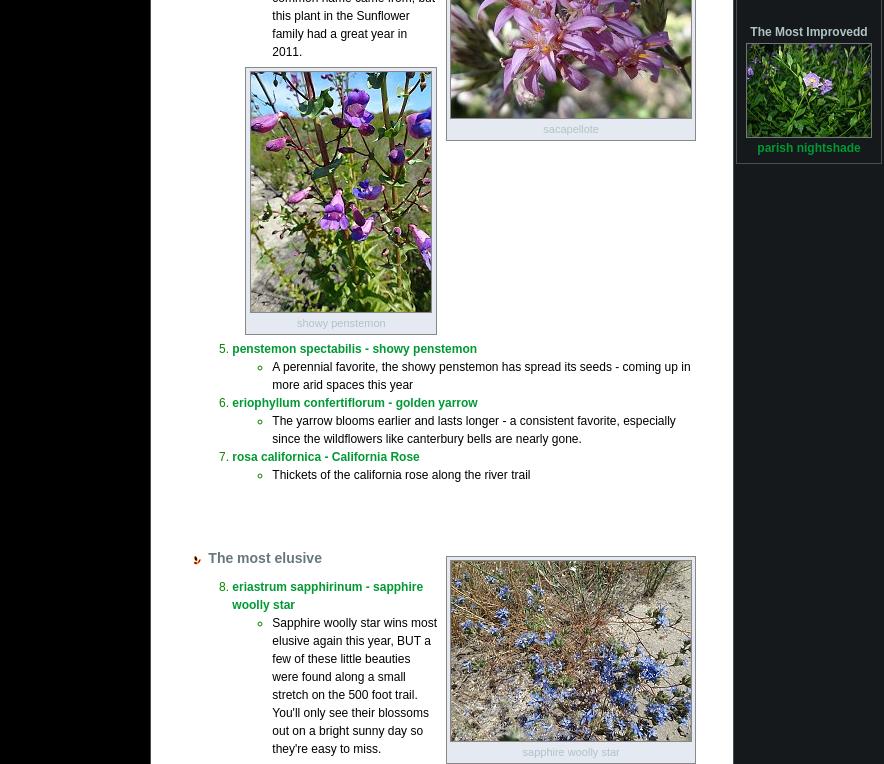 The width and height of the screenshot is (884, 764). Describe the element at coordinates (473, 428) in the screenshot. I see `'The yarrow blooms earlier and lasts longer - a consistent favorite, 
especially since the wildflowers like canterbury bells are nearly gone.'` at that location.